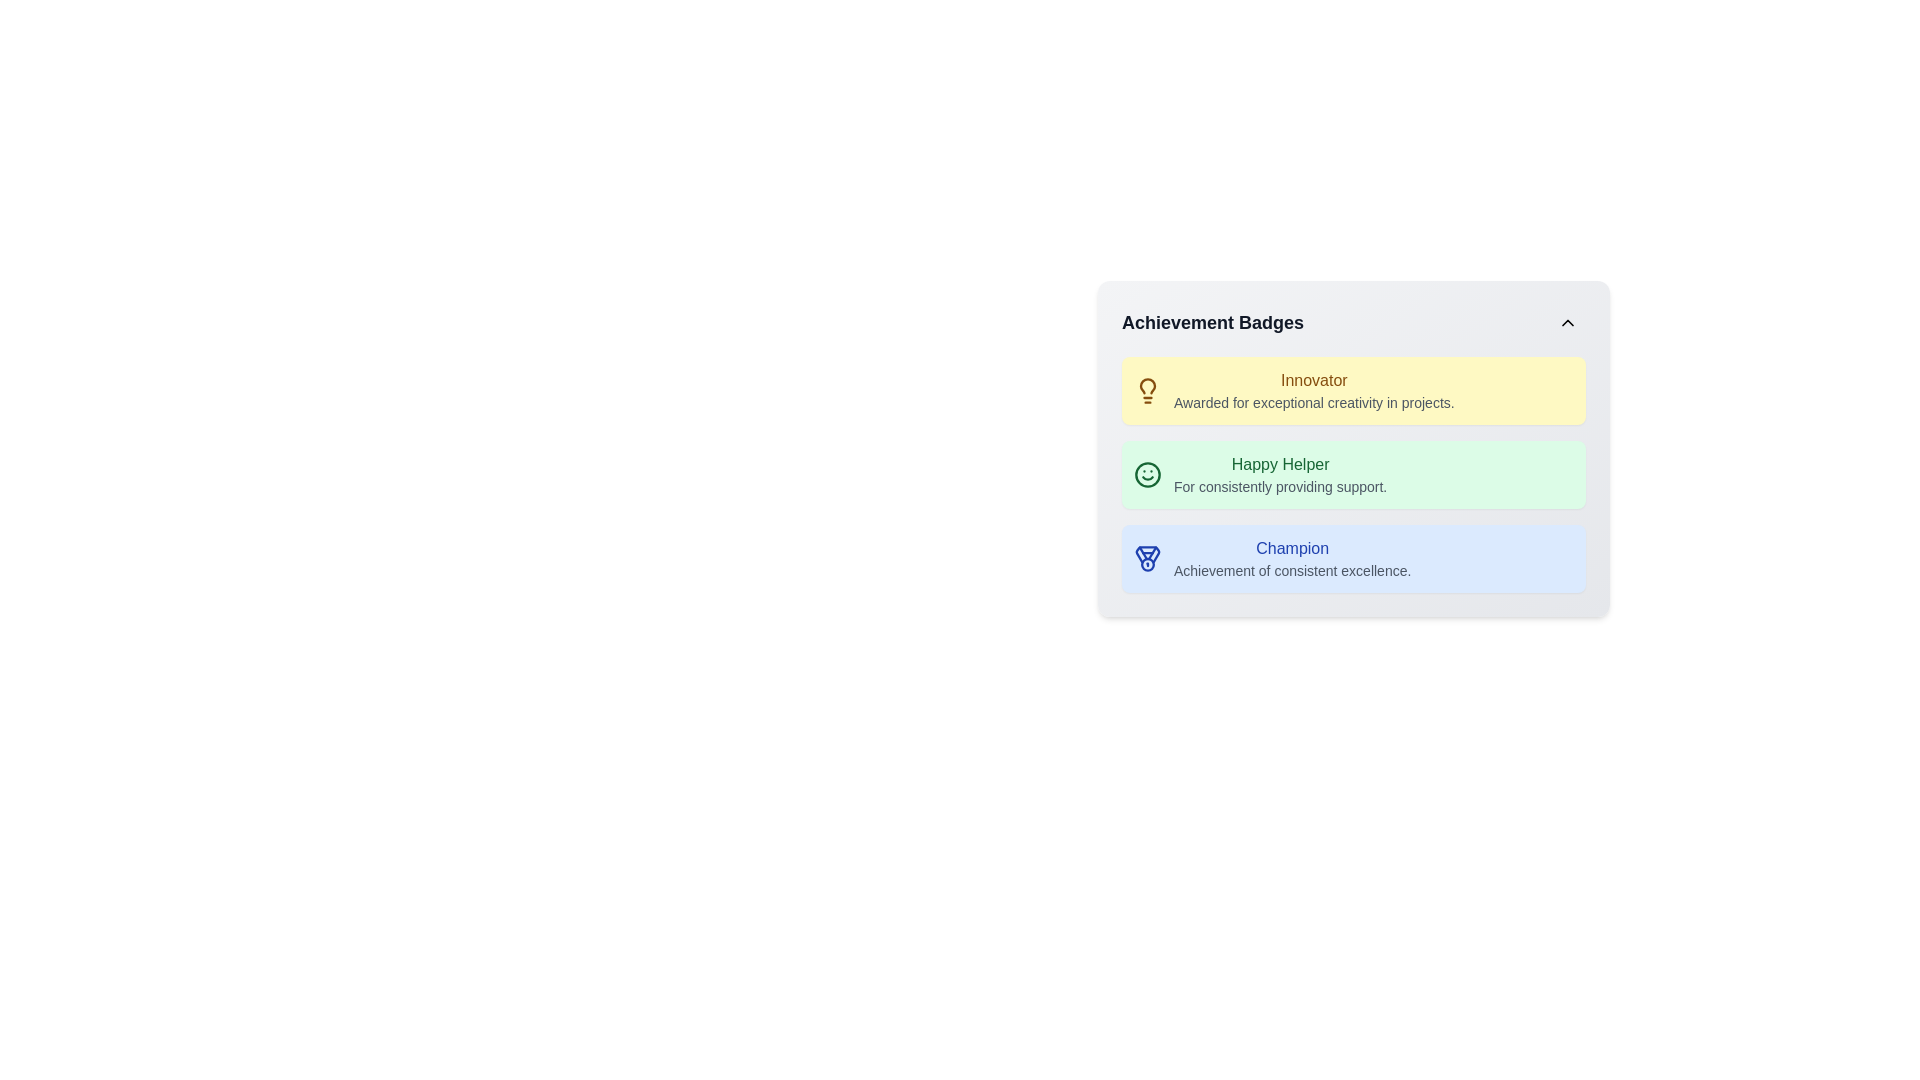 The height and width of the screenshot is (1080, 1920). I want to click on the 'Happy Helper' recognition badge located in the green section of the awards list, which is the second badge from the top, so click(1280, 474).